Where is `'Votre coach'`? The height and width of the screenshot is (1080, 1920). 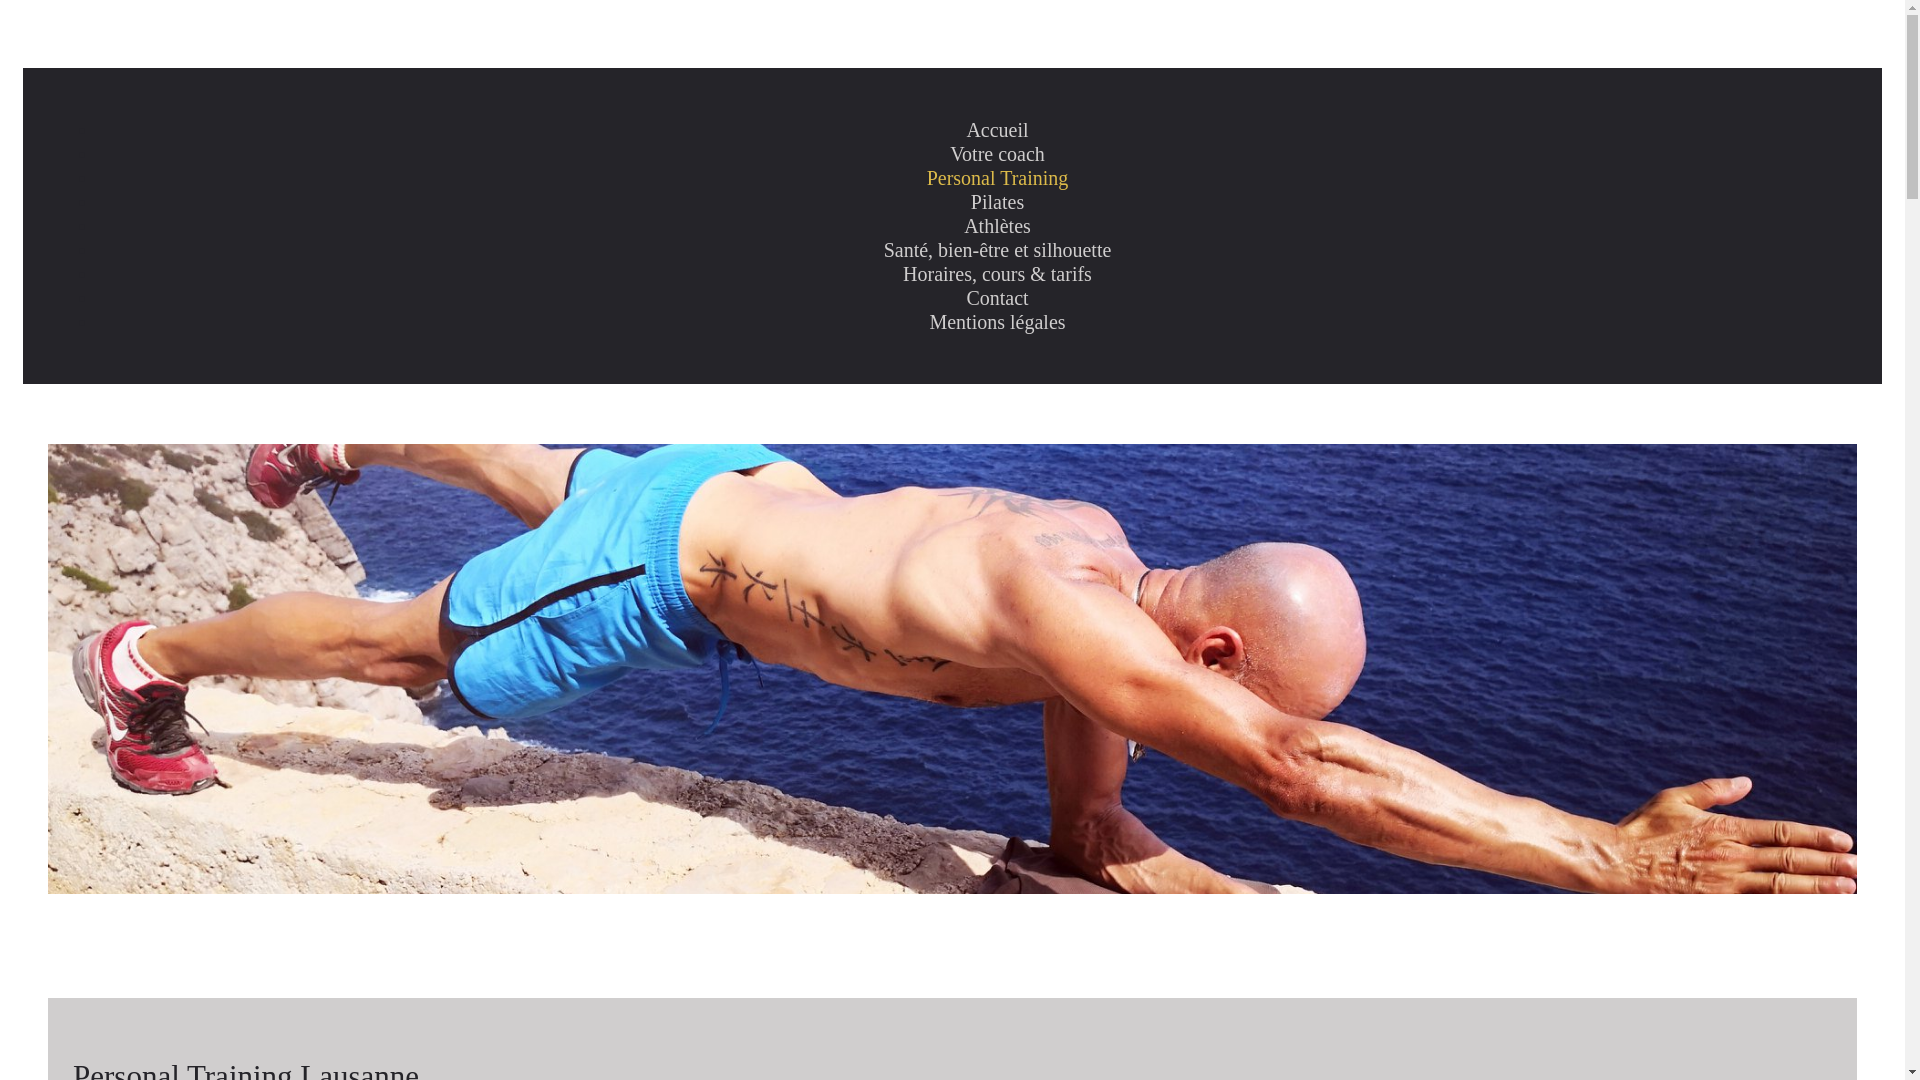
'Votre coach' is located at coordinates (949, 153).